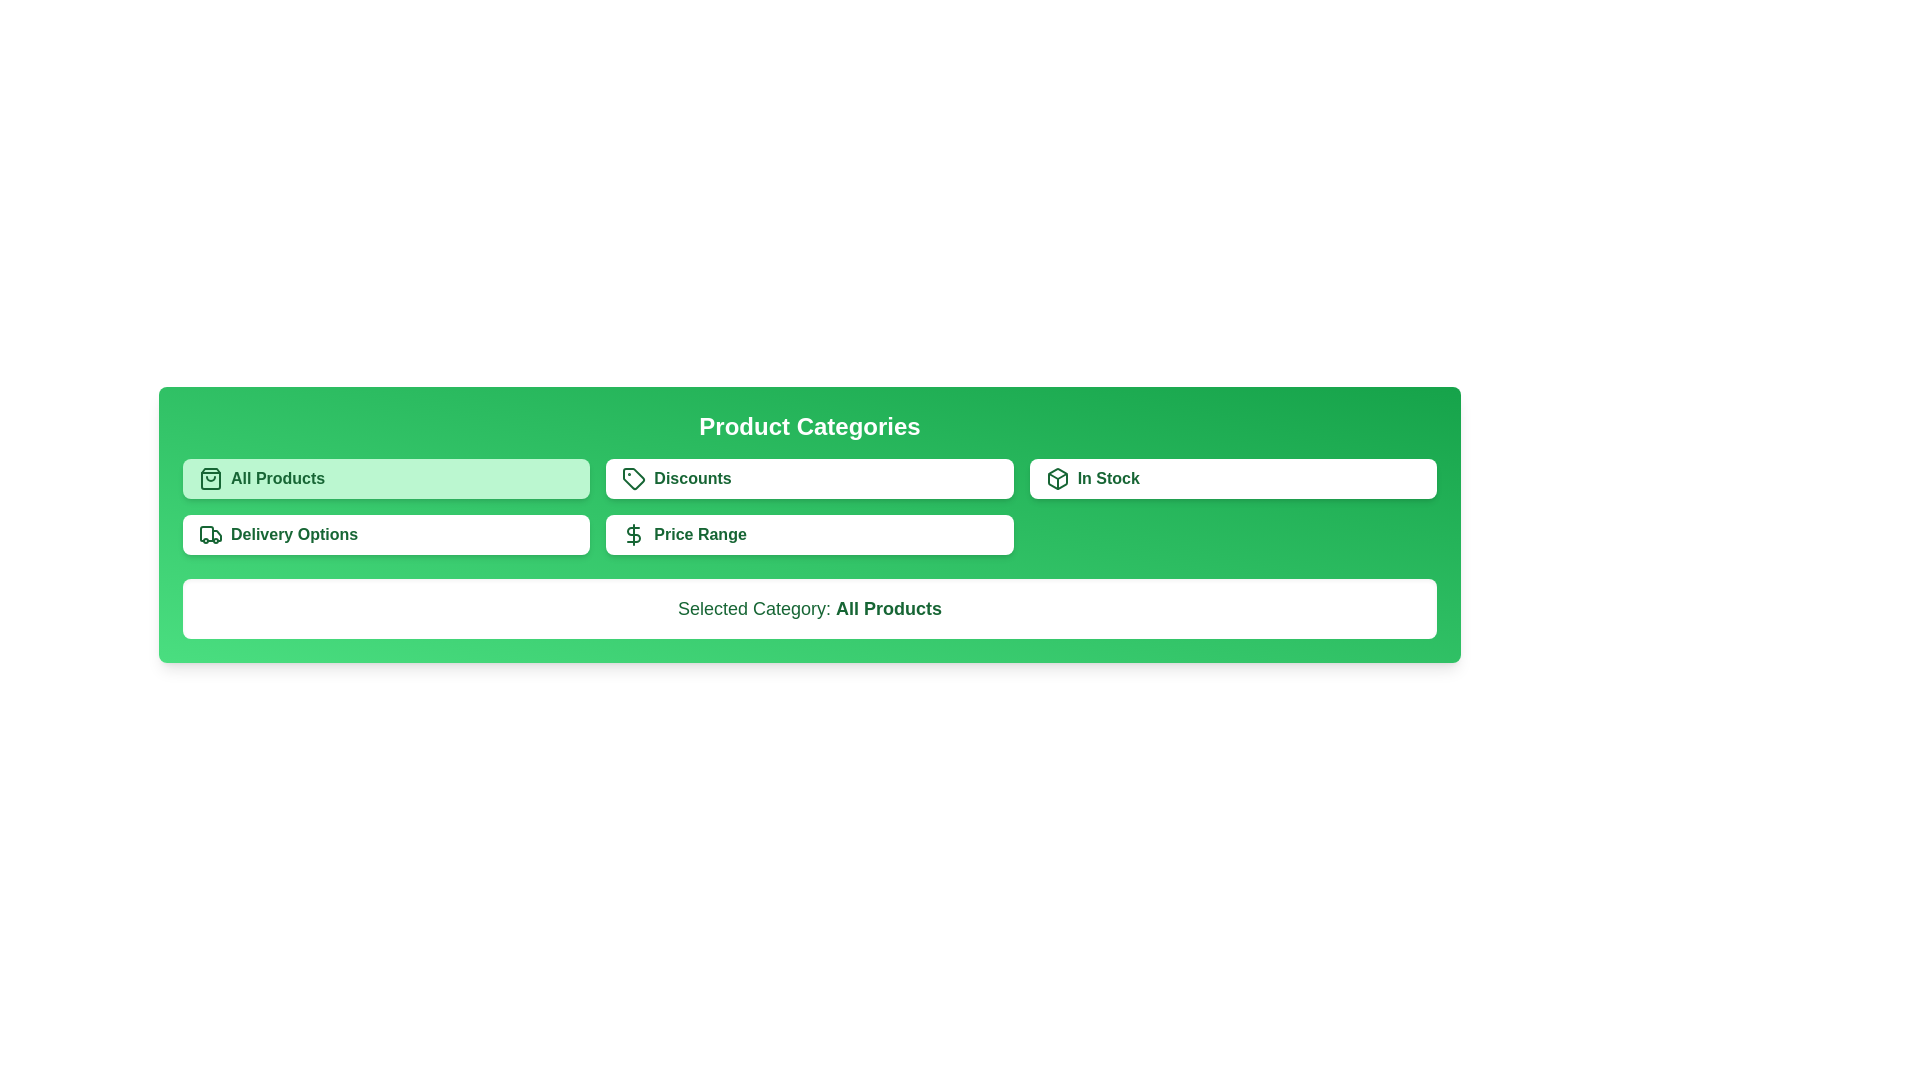 This screenshot has width=1920, height=1080. Describe the element at coordinates (633, 478) in the screenshot. I see `the 'Discounts' button icon located in the 'Product Categories' section to trigger possible hover effects` at that location.